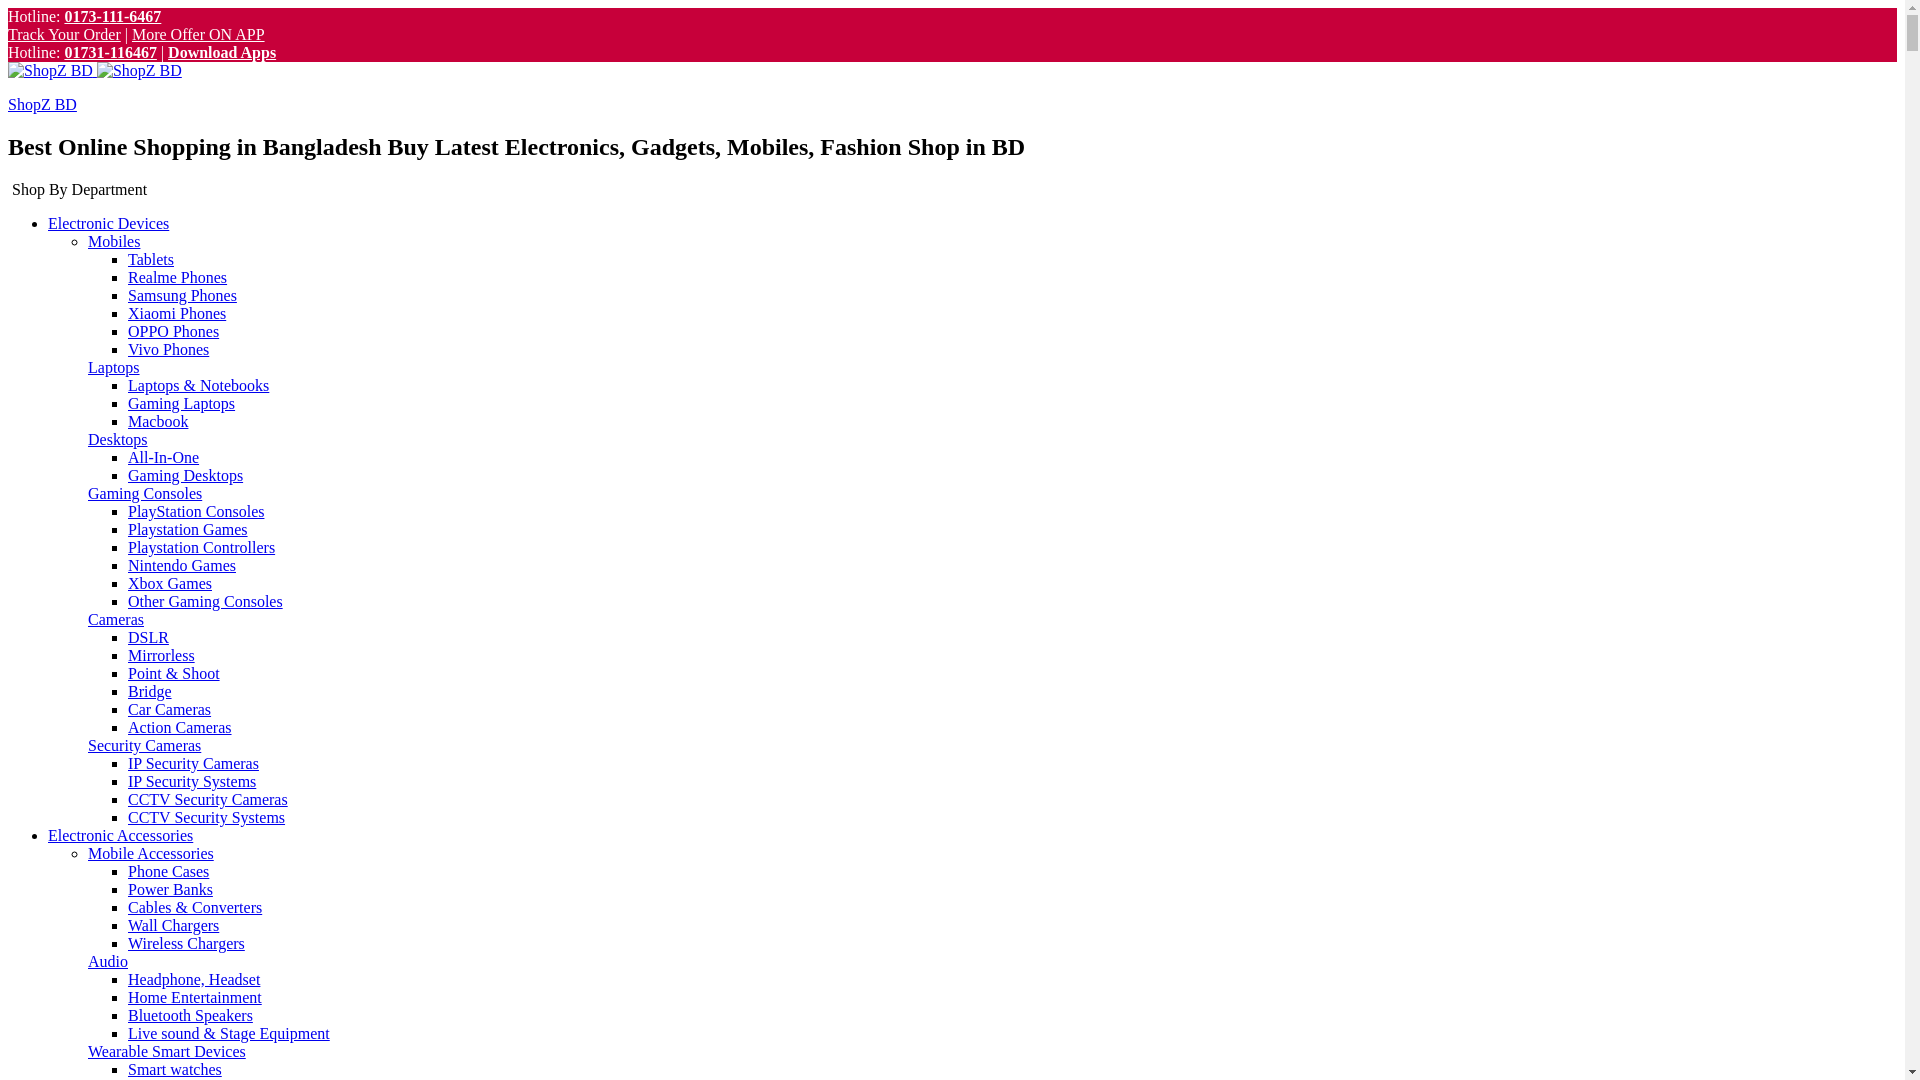 The width and height of the screenshot is (1920, 1080). Describe the element at coordinates (207, 798) in the screenshot. I see `'CCTV Security Cameras'` at that location.